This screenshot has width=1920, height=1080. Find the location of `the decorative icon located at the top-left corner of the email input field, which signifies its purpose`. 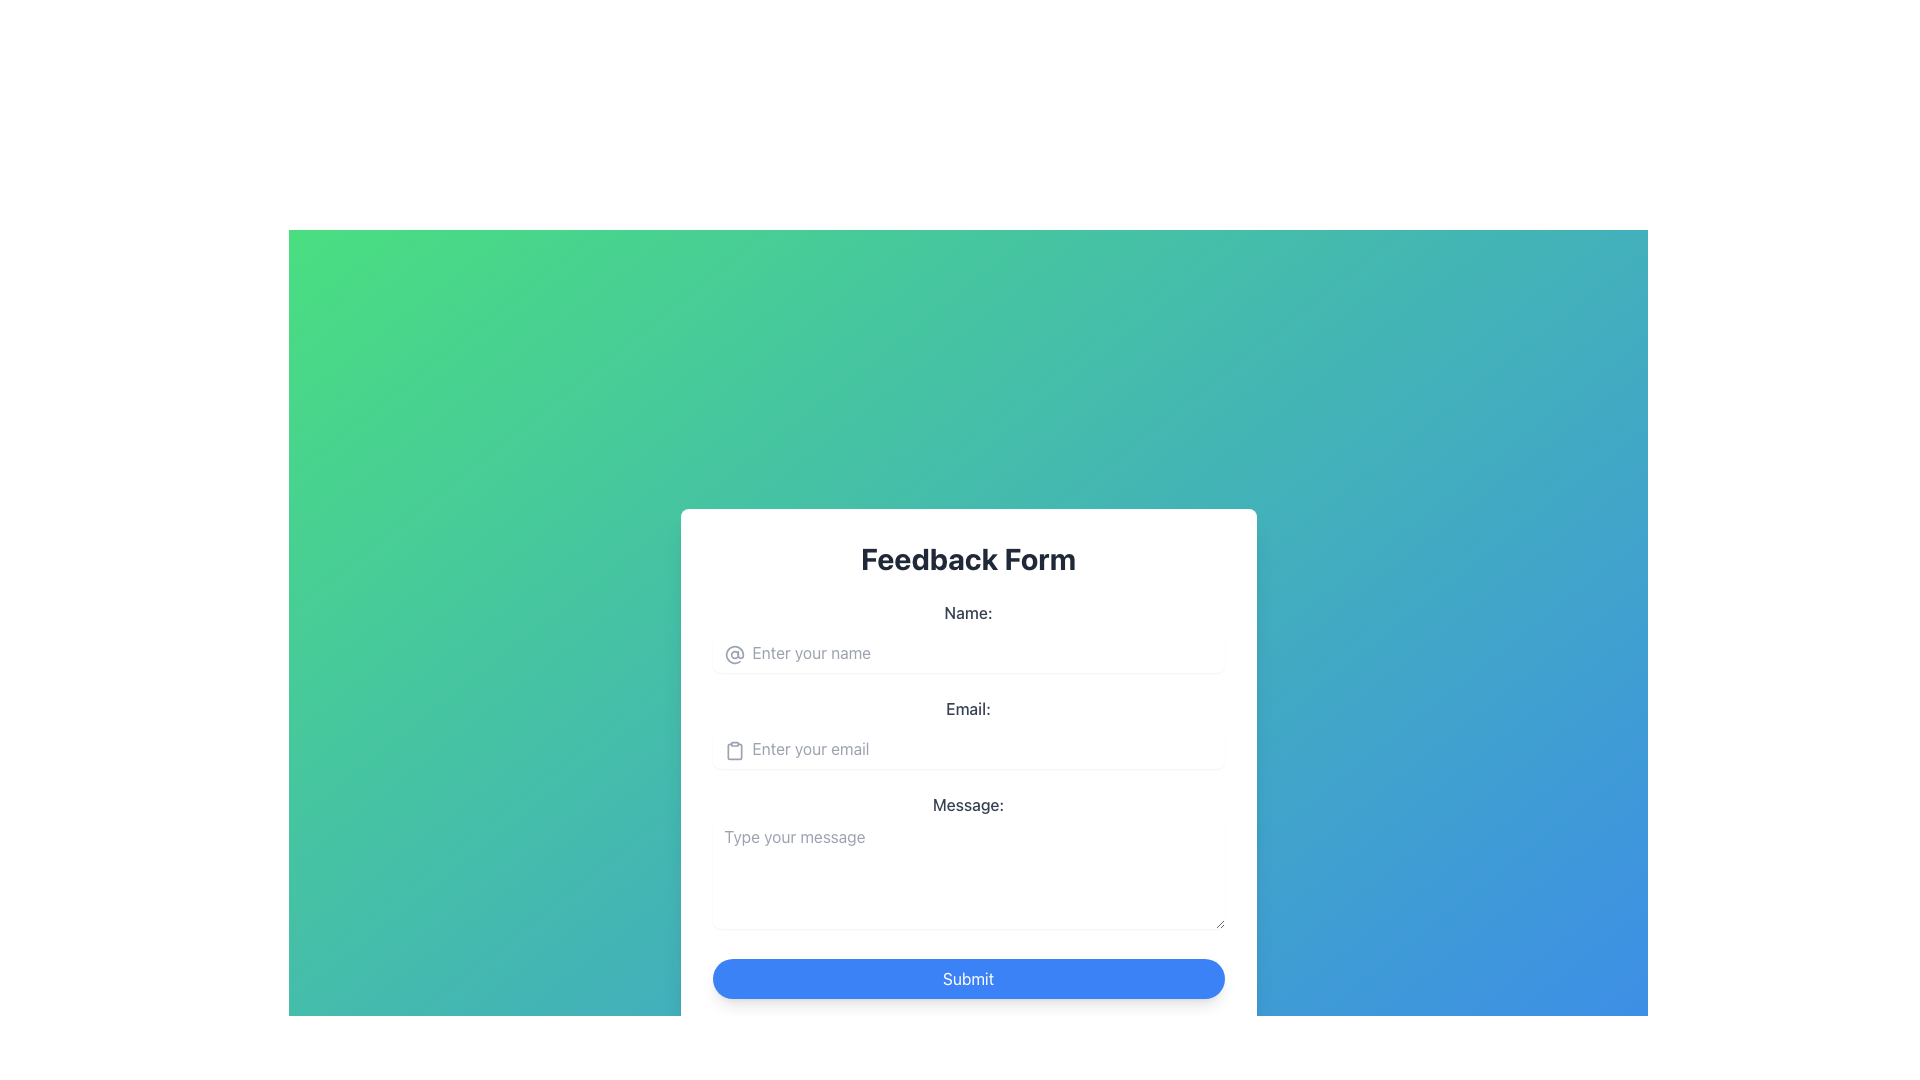

the decorative icon located at the top-left corner of the email input field, which signifies its purpose is located at coordinates (733, 751).